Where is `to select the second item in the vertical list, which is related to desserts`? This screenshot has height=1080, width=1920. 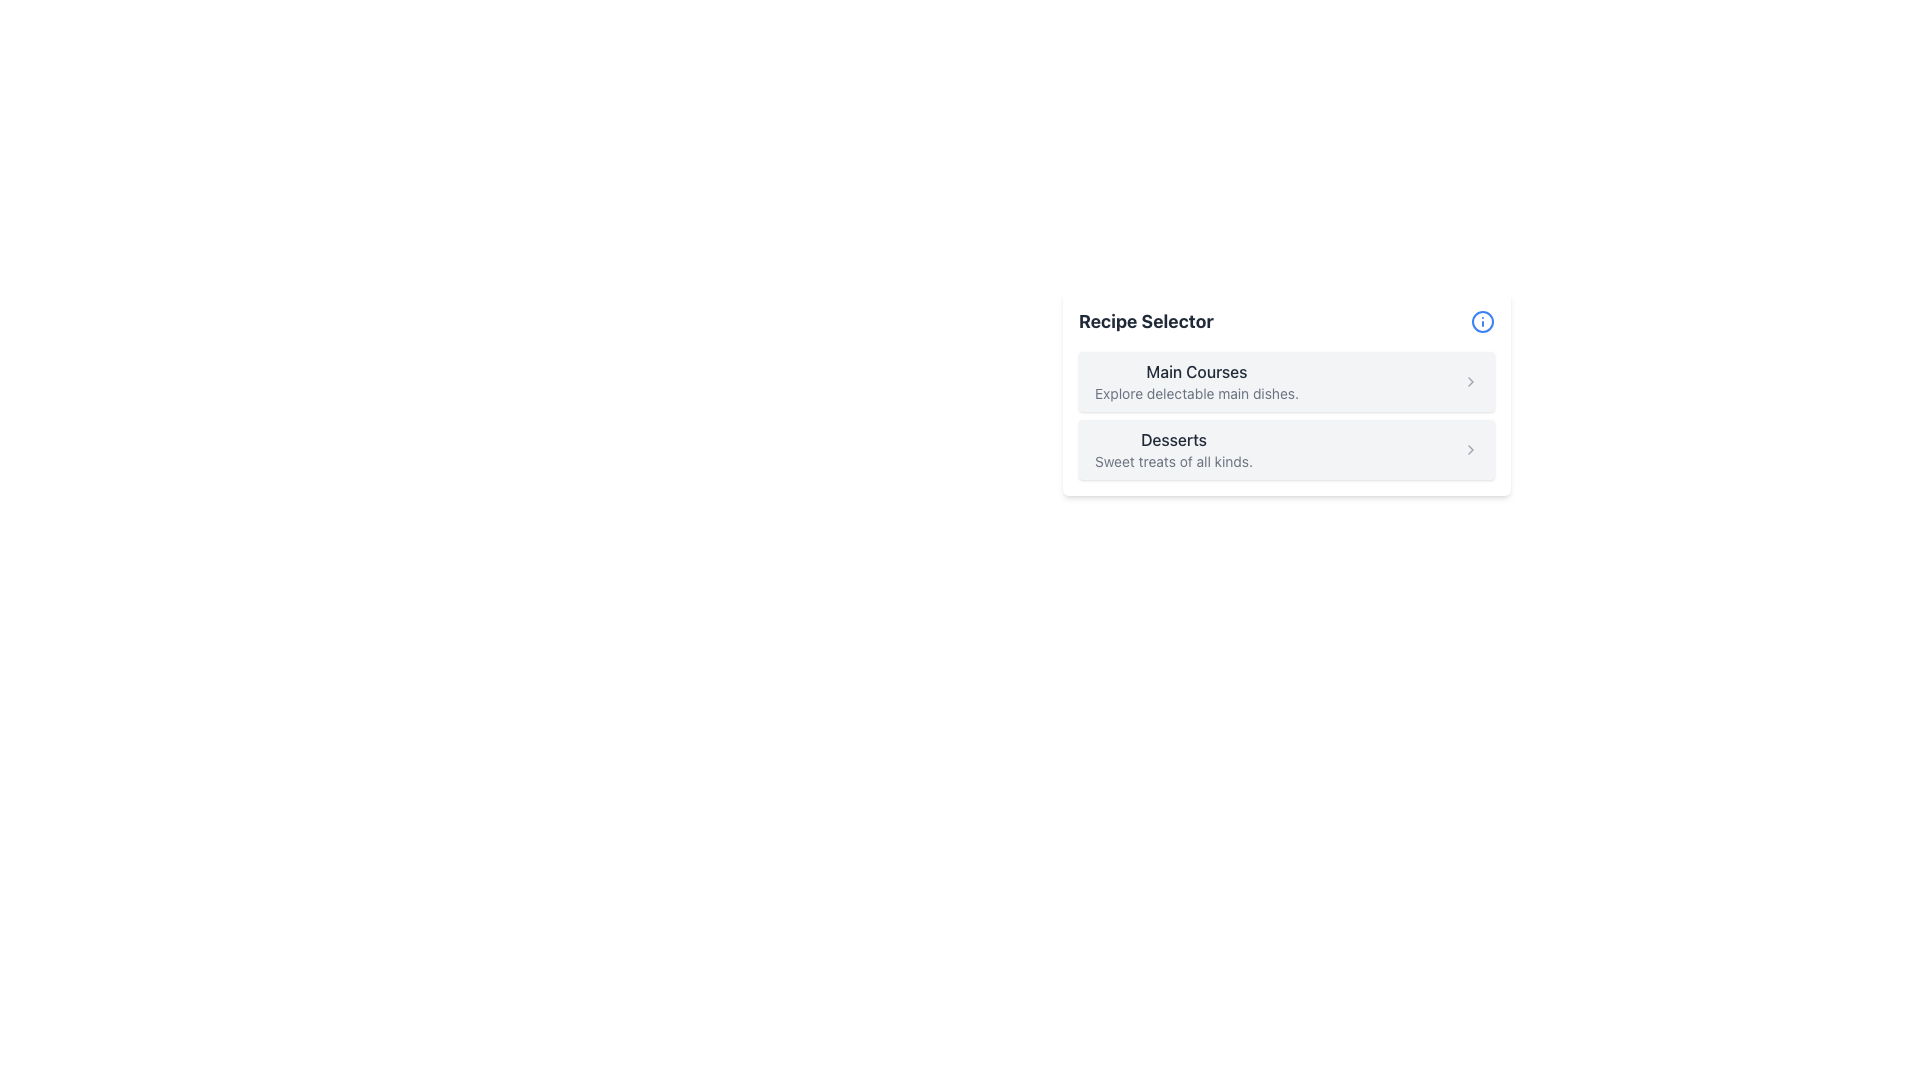
to select the second item in the vertical list, which is related to desserts is located at coordinates (1286, 450).